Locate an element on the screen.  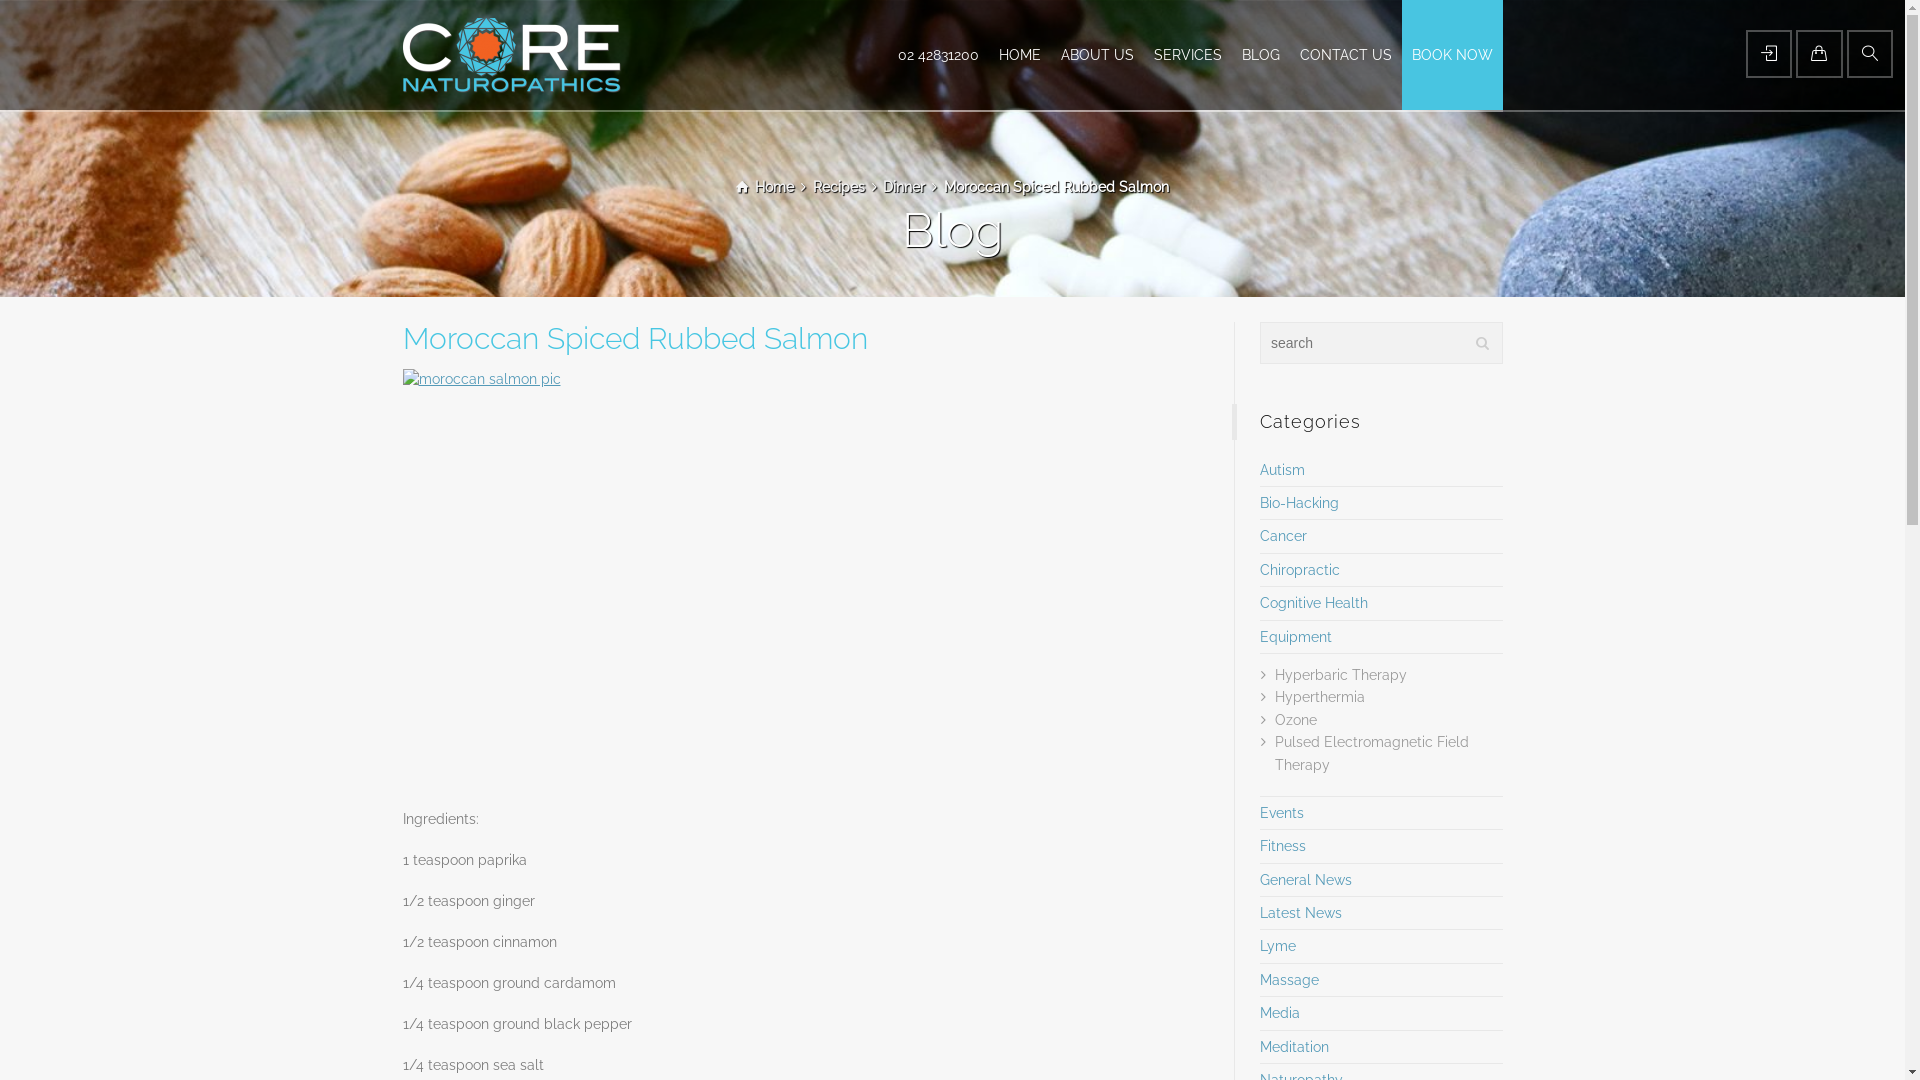
'BLOG' is located at coordinates (1260, 53).